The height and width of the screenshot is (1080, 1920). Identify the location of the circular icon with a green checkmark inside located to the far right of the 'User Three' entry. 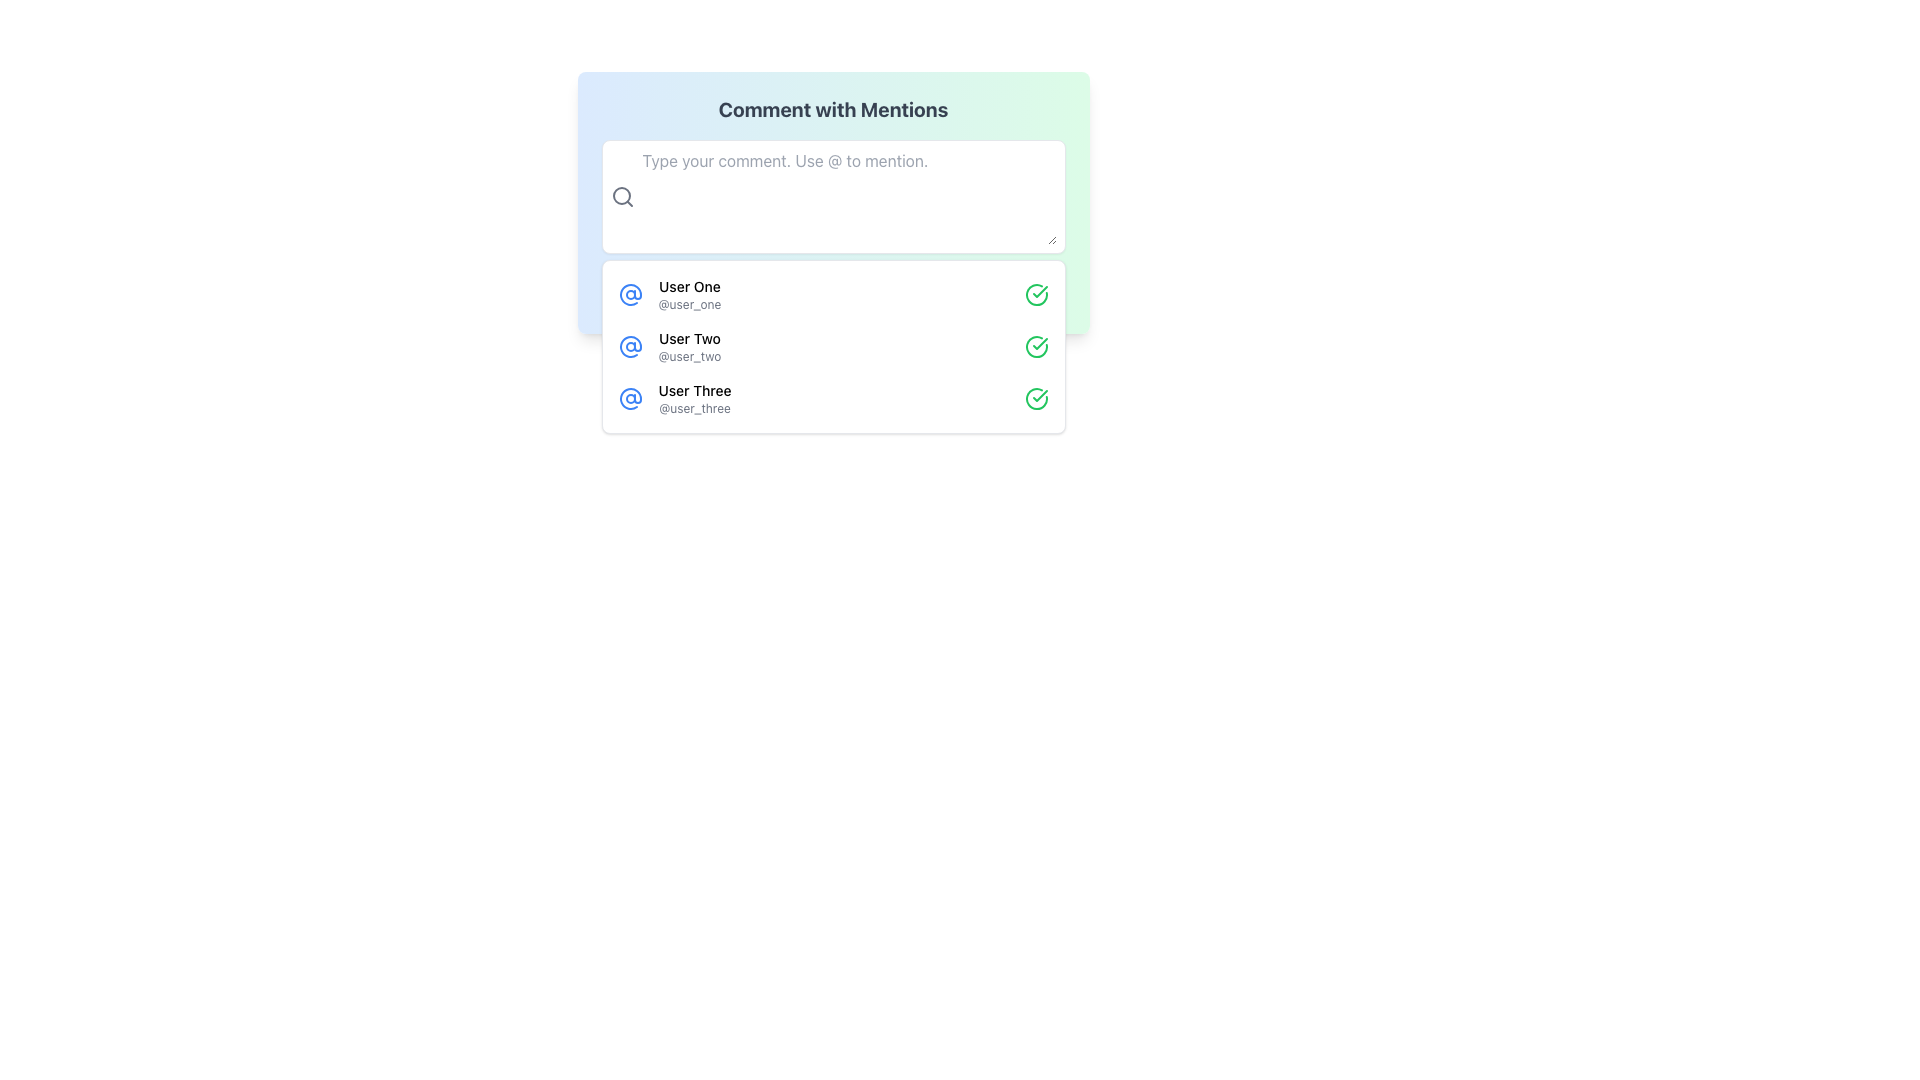
(1036, 398).